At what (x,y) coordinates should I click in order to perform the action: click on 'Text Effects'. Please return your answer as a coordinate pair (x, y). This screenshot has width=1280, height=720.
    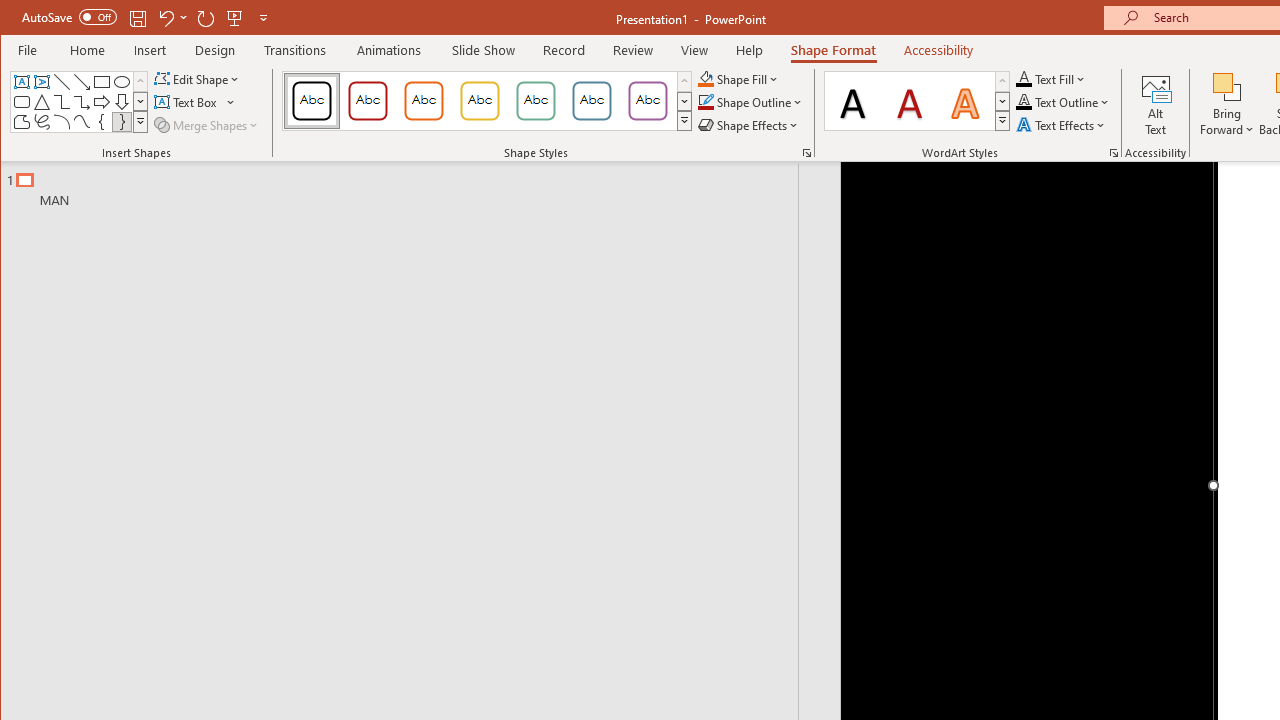
    Looking at the image, I should click on (1061, 125).